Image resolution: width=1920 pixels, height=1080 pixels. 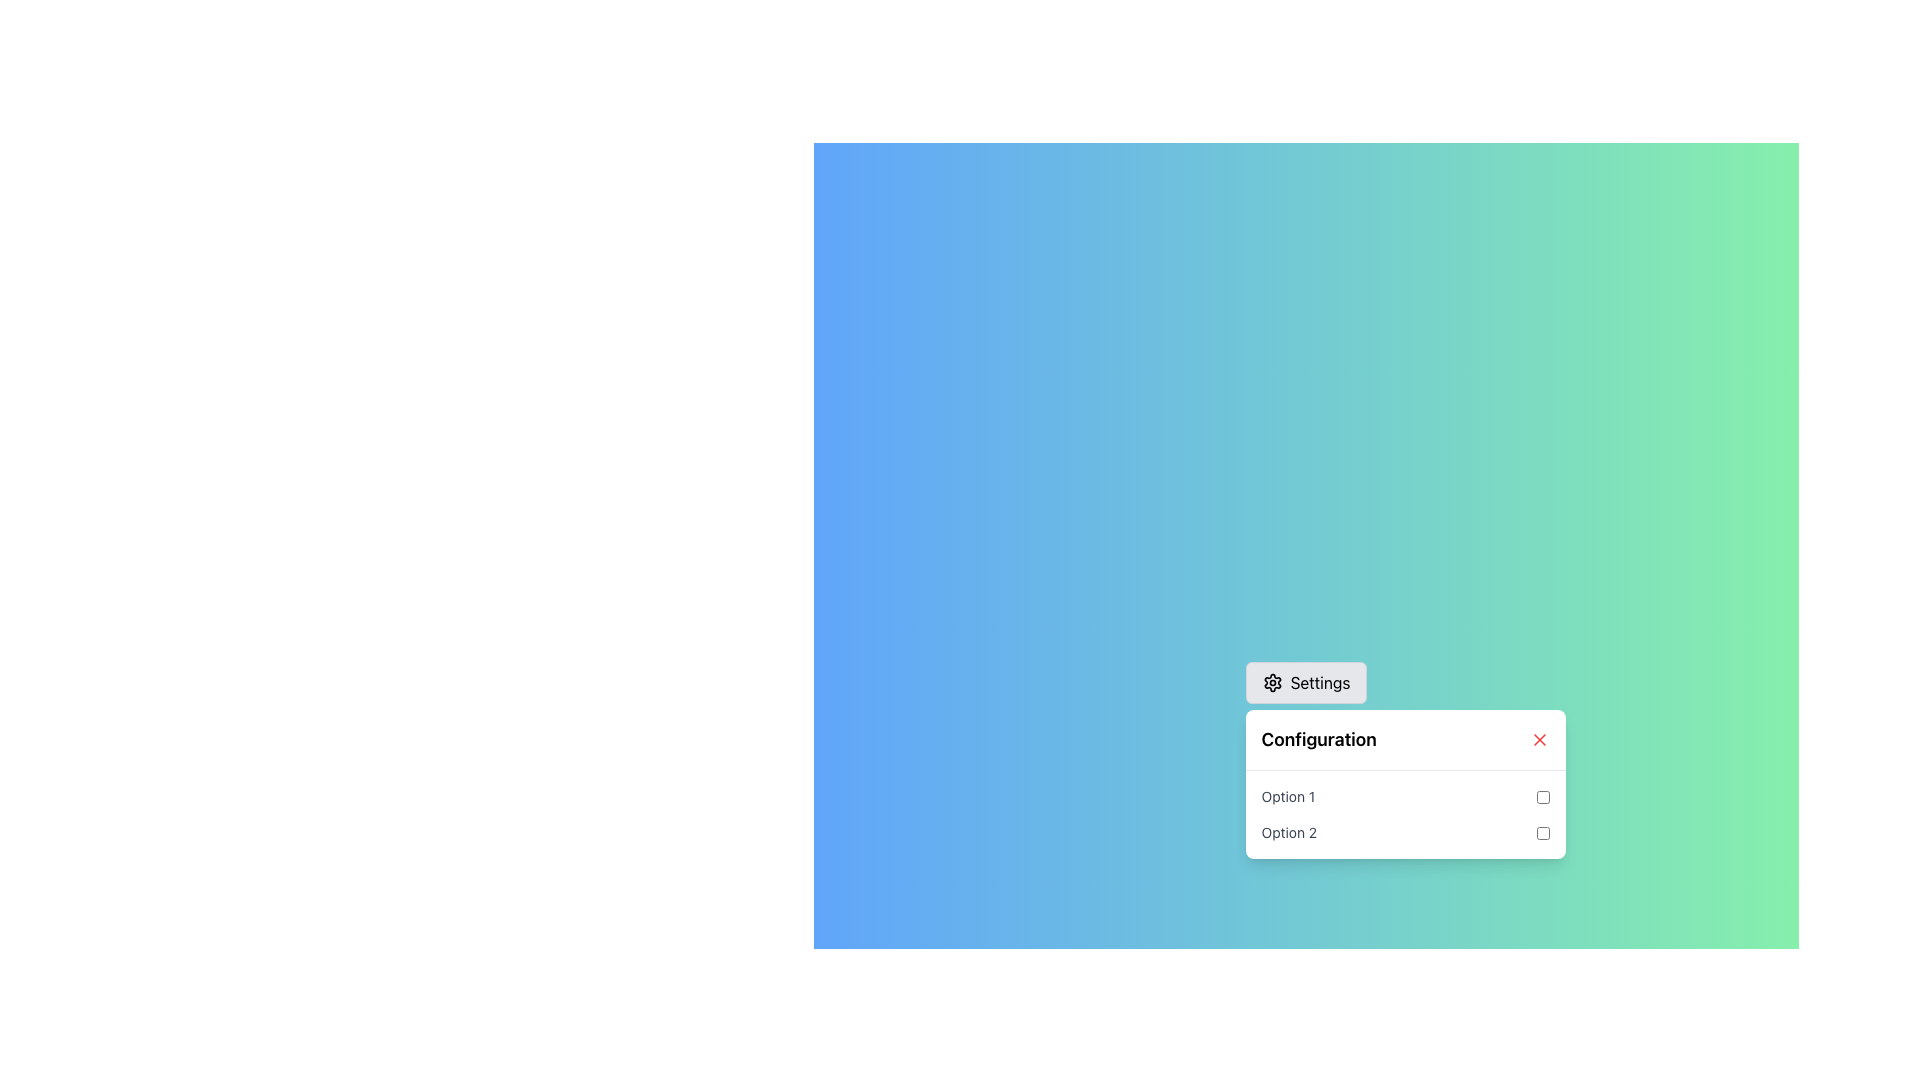 What do you see at coordinates (1404, 814) in the screenshot?
I see `the checkbox group within the 'Configuration' modal` at bounding box center [1404, 814].